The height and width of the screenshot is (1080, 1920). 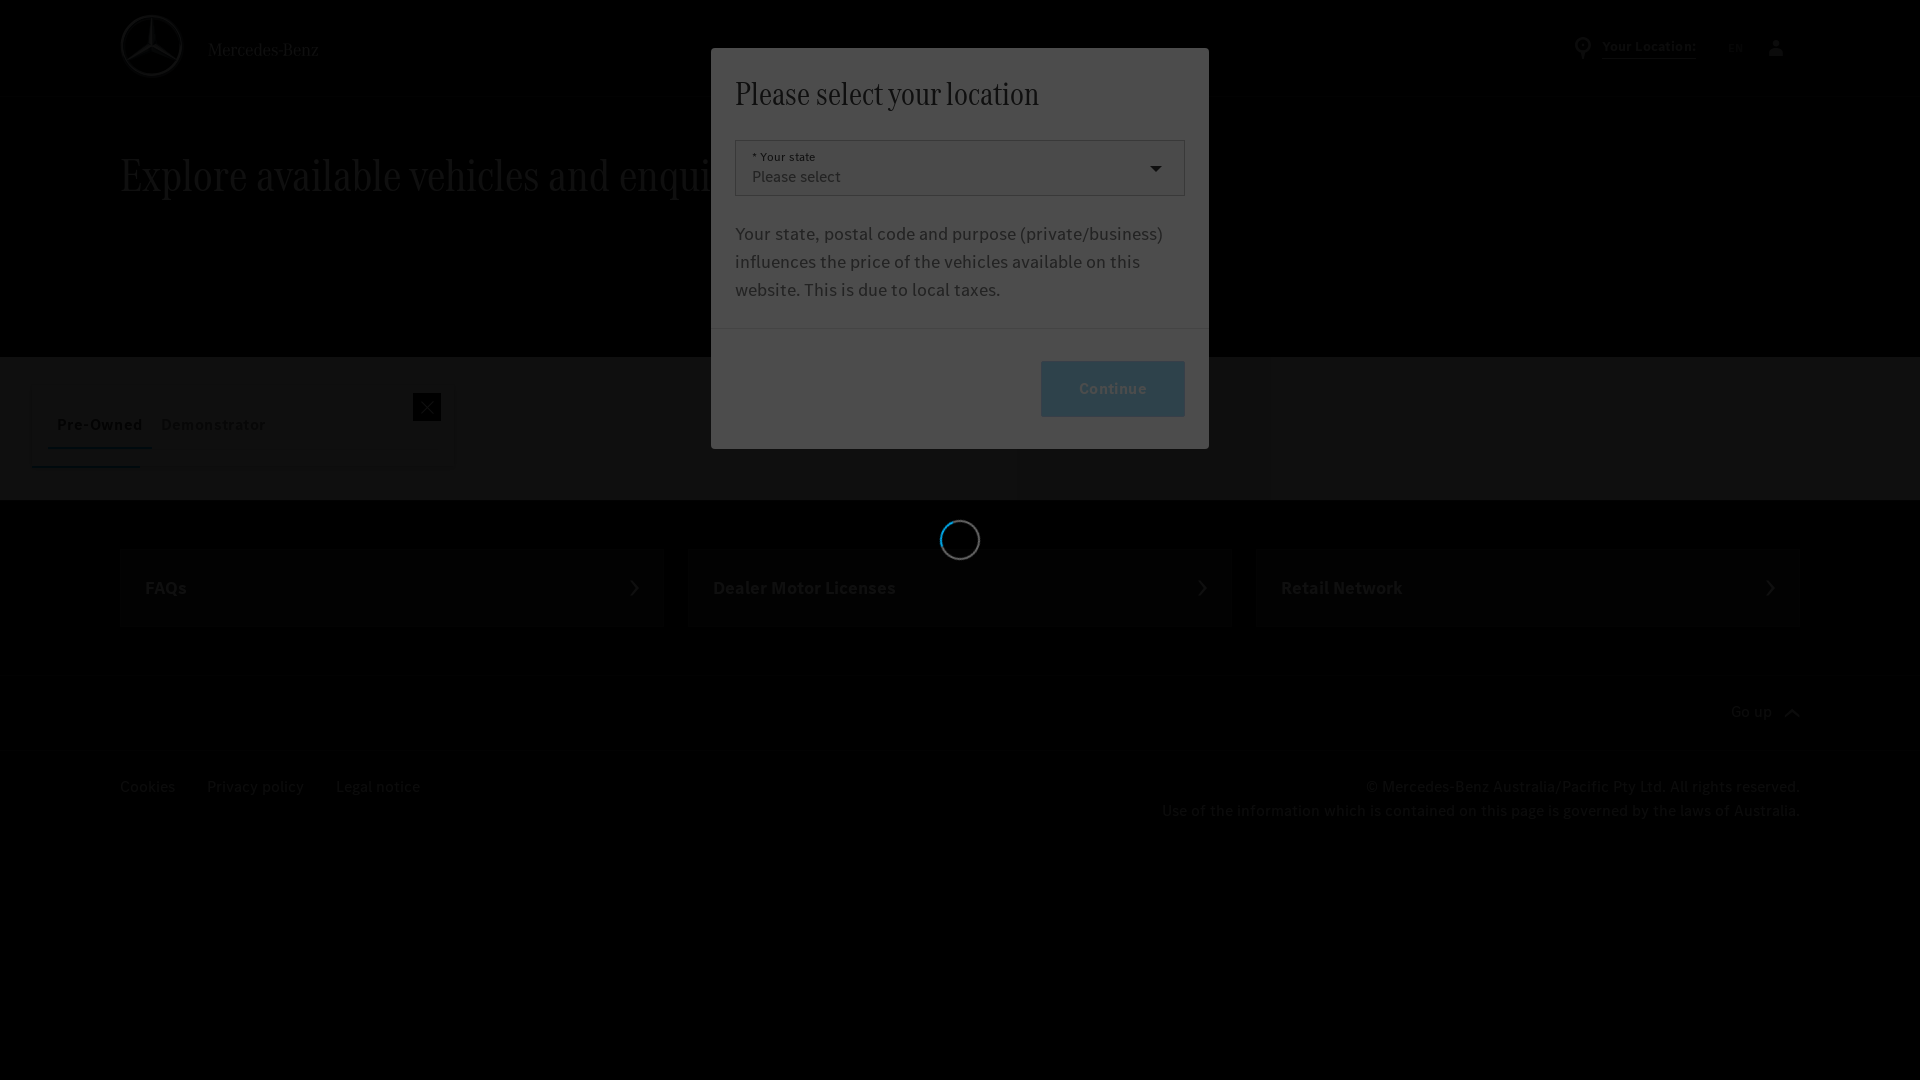 I want to click on 'Cookies', so click(x=146, y=786).